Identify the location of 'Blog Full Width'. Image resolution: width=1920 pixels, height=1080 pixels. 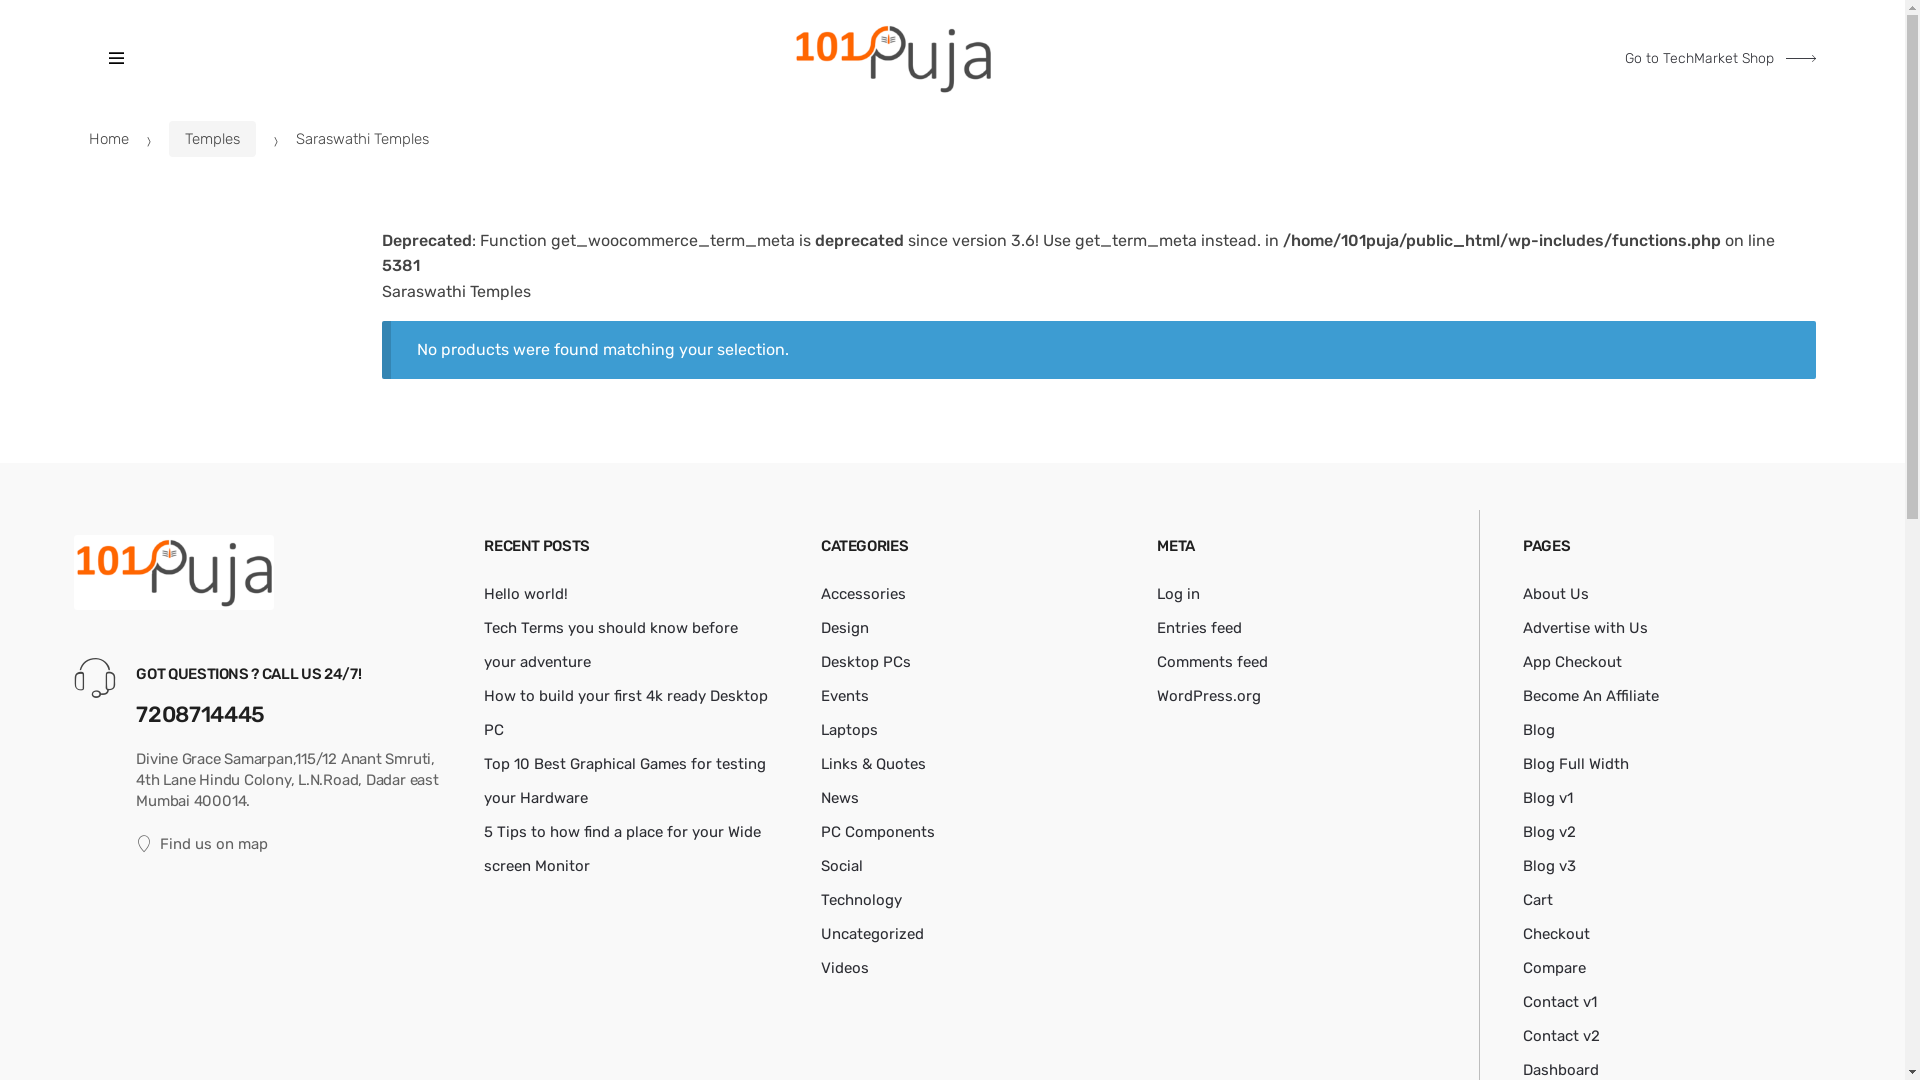
(1574, 763).